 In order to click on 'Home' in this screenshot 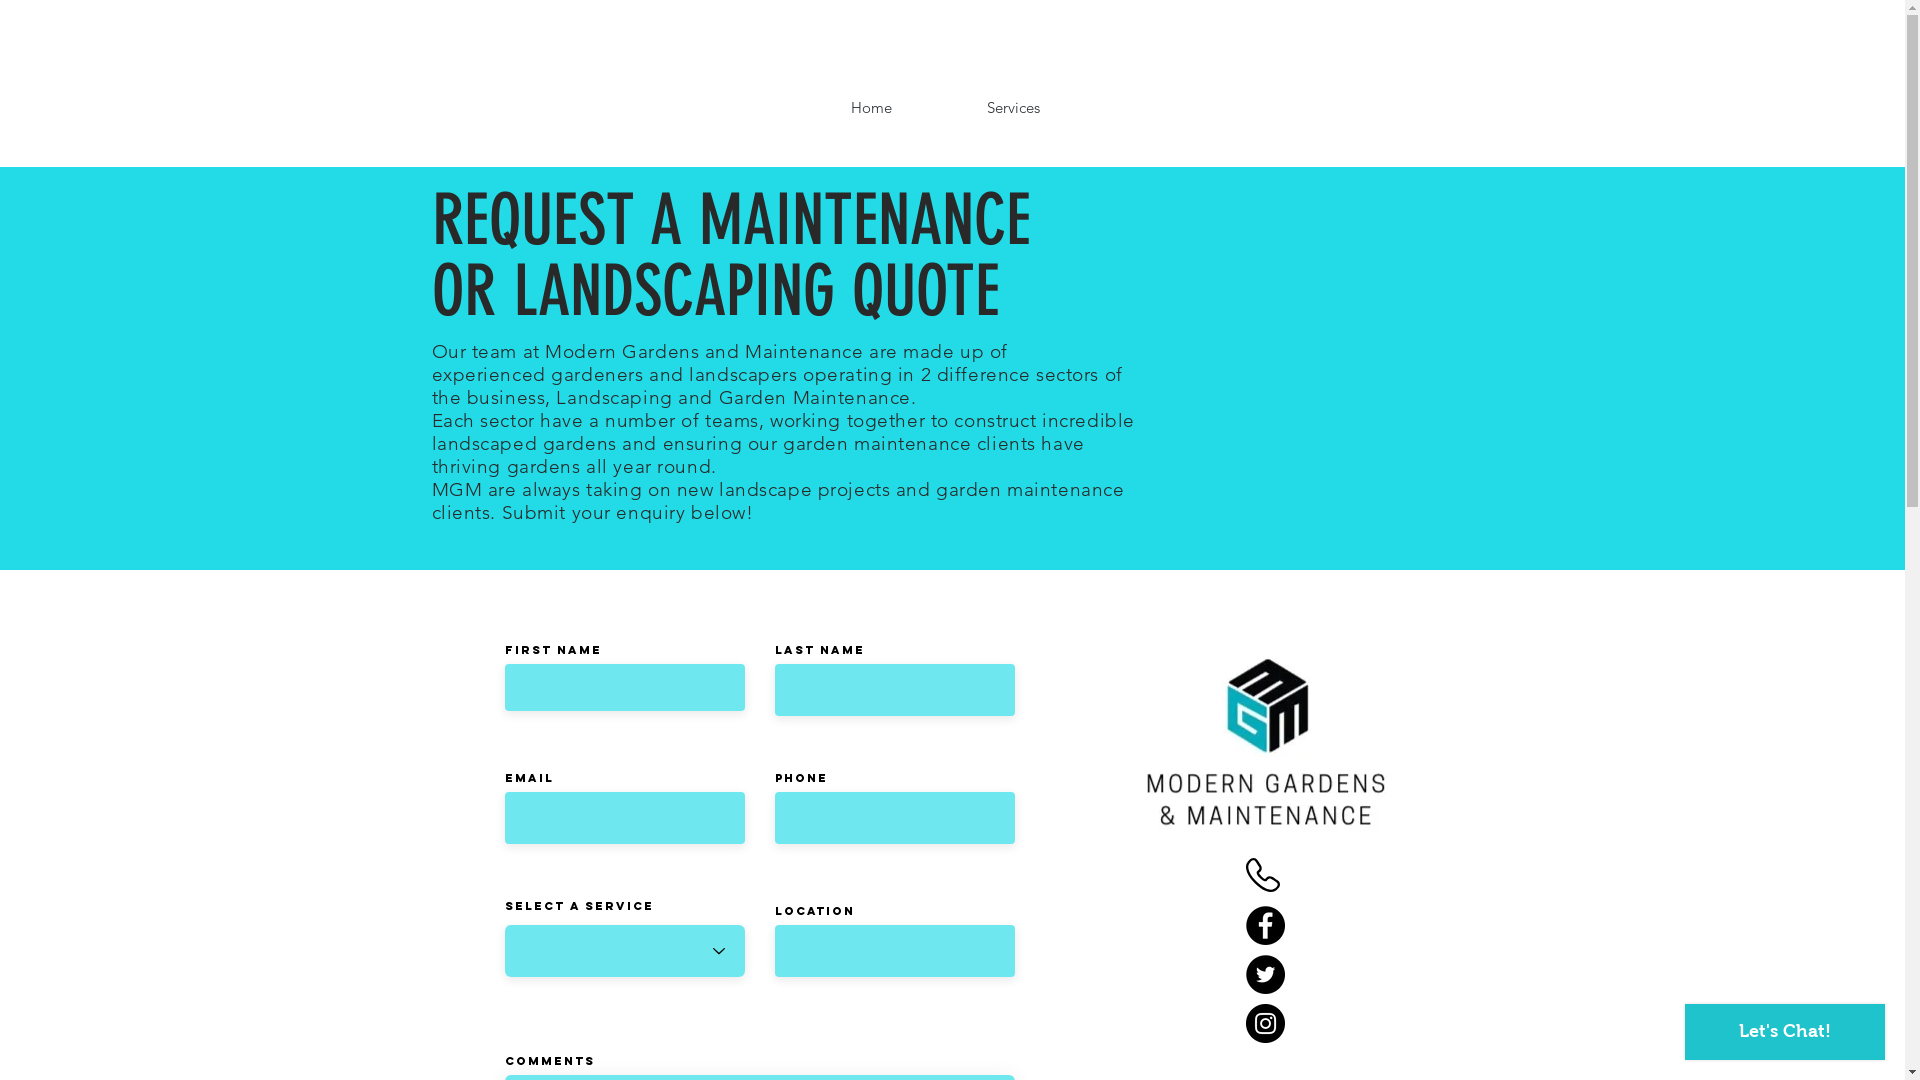, I will do `click(870, 107)`.